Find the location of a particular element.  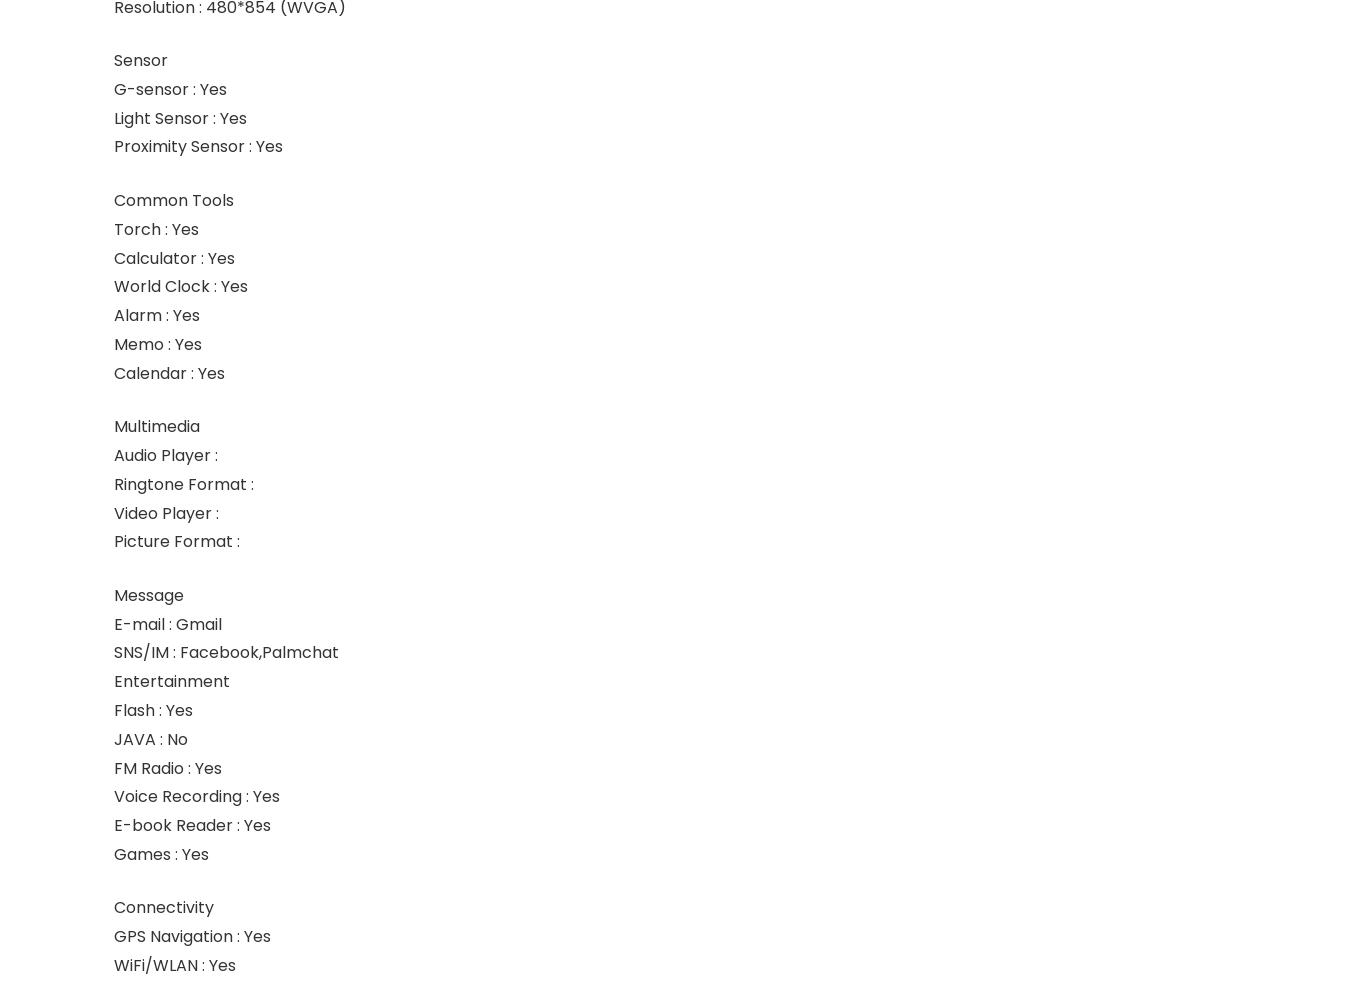

'Light Sensor : Yes' is located at coordinates (179, 116).